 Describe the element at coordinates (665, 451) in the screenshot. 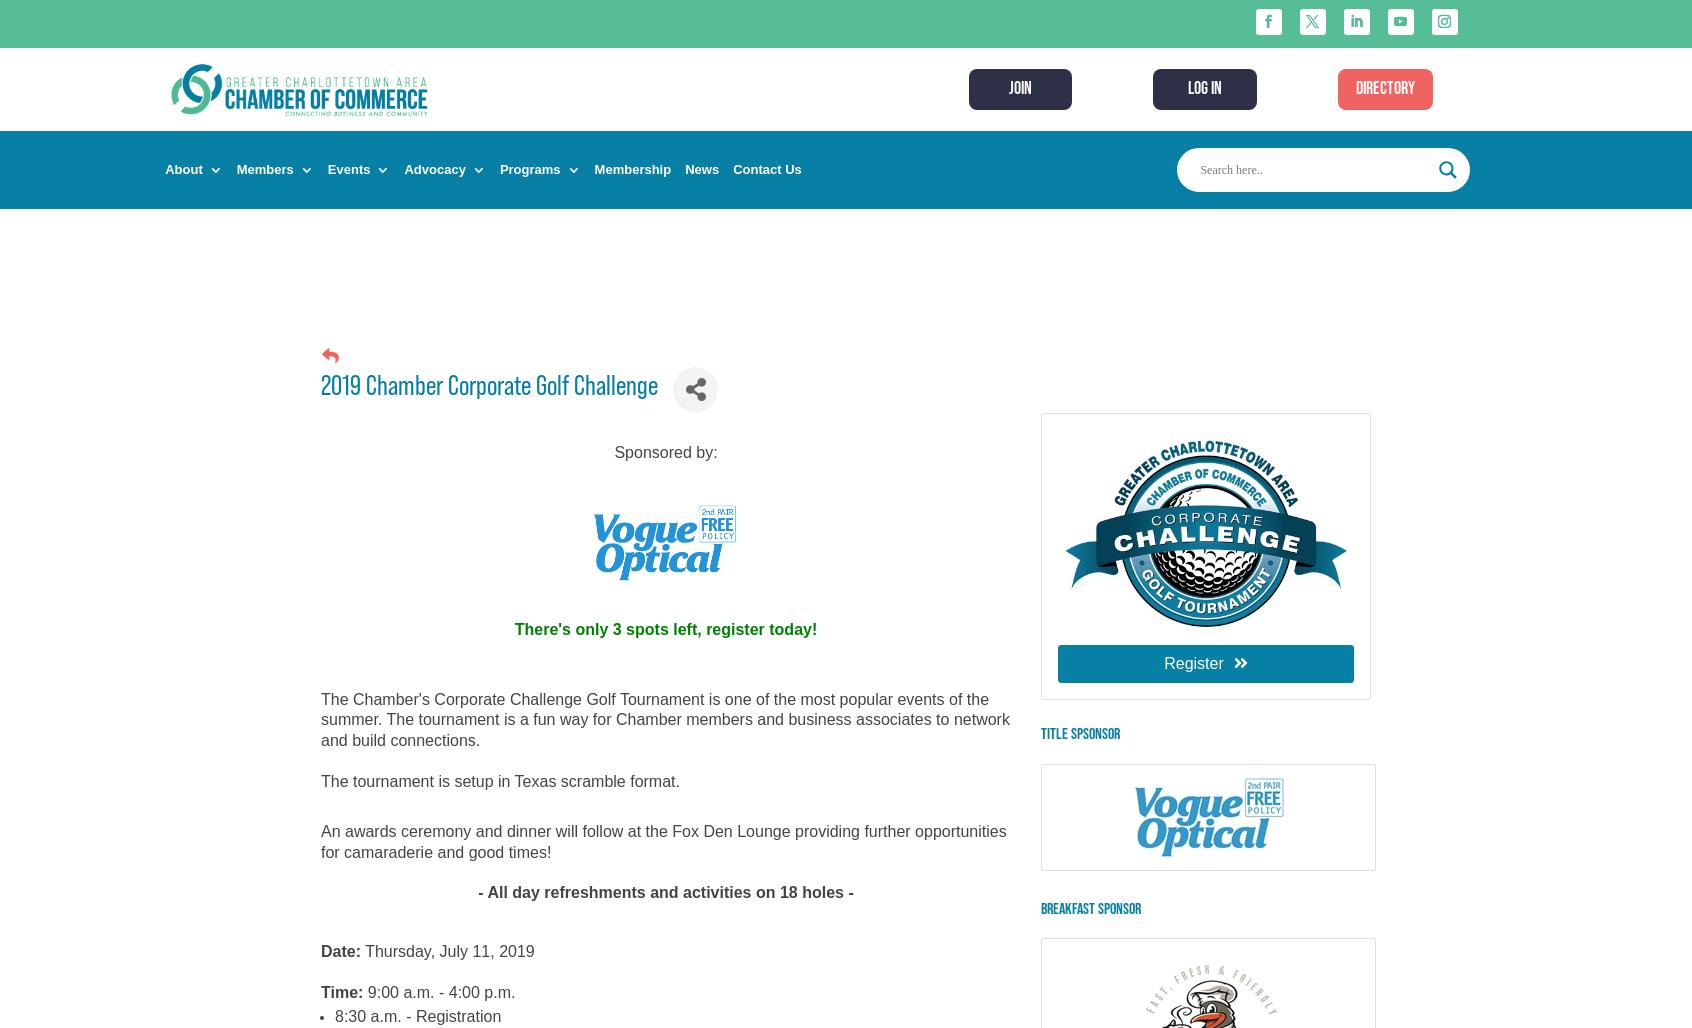

I see `'Sponsored by:'` at that location.